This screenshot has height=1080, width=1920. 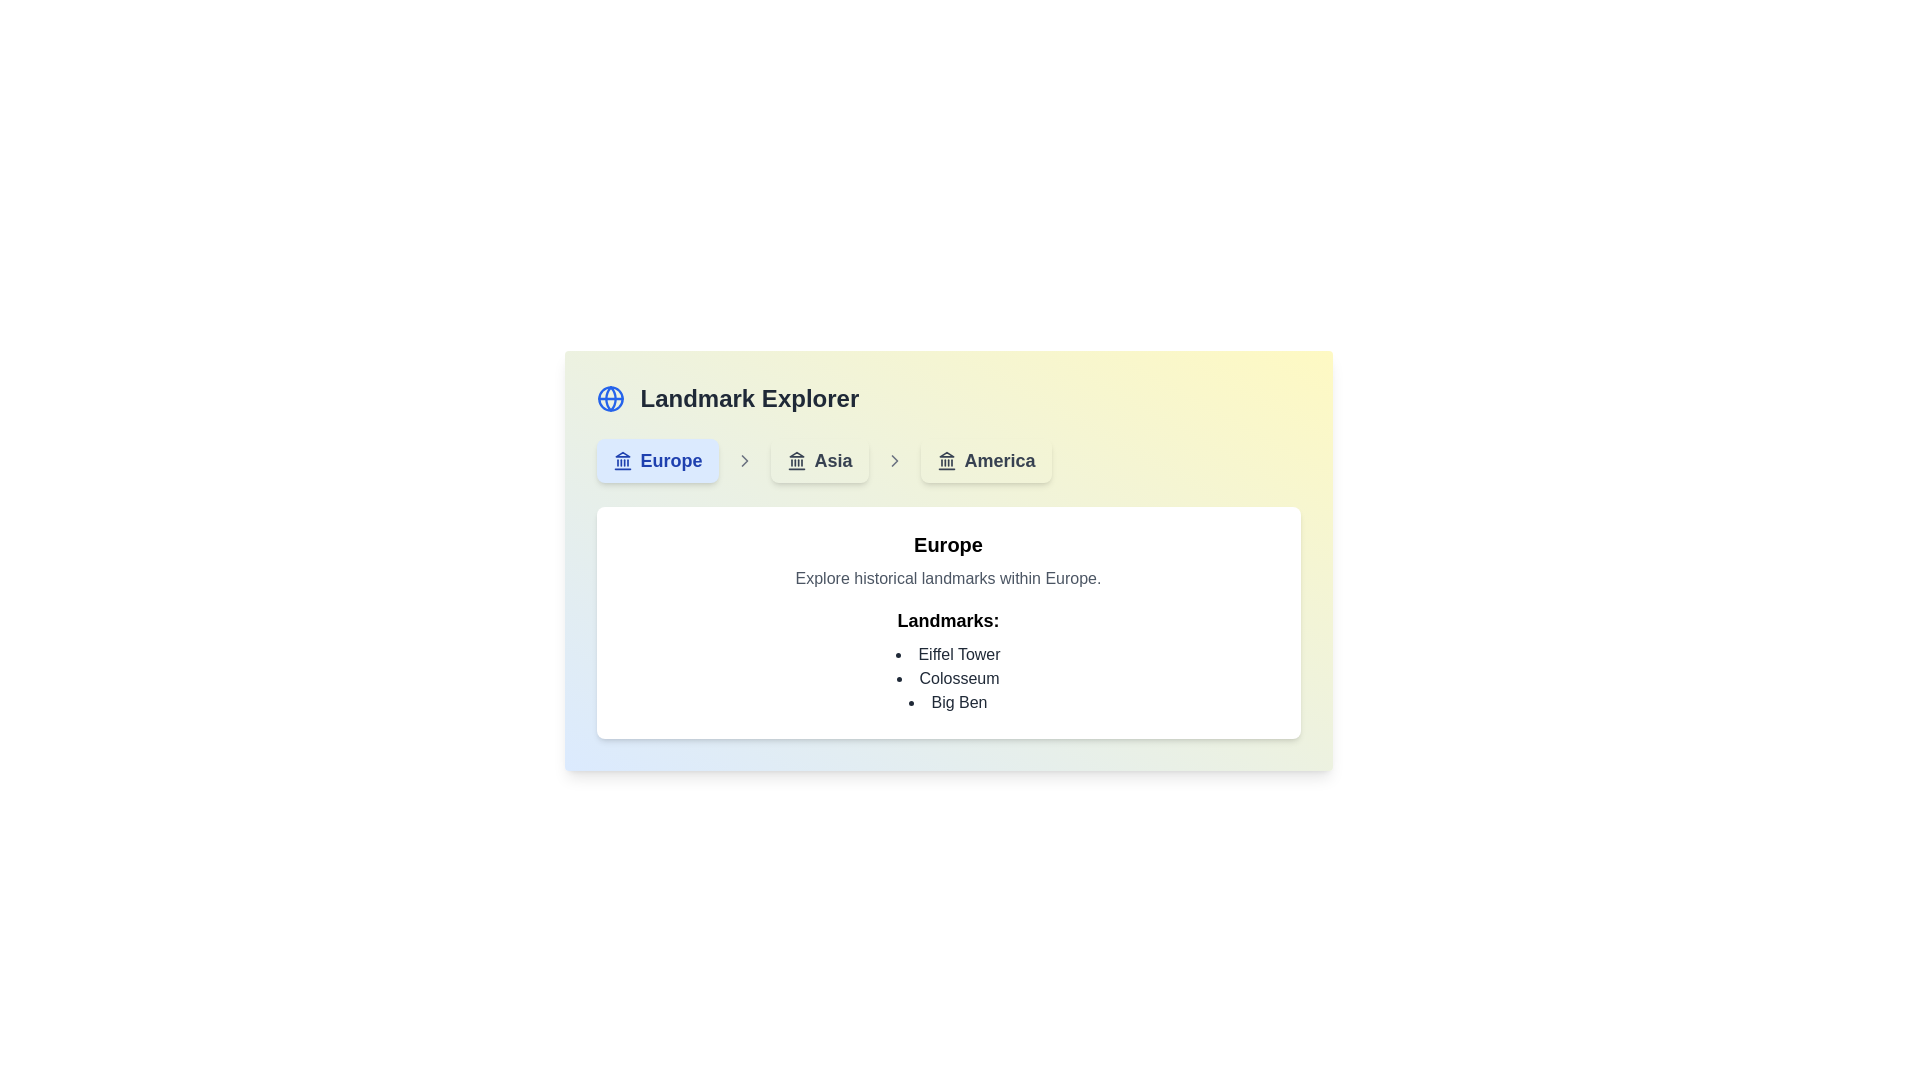 What do you see at coordinates (819, 461) in the screenshot?
I see `the 'Asia' button, which is the second button in a horizontal group of three buttons labeled 'Europe', 'Asia', and 'America'` at bounding box center [819, 461].